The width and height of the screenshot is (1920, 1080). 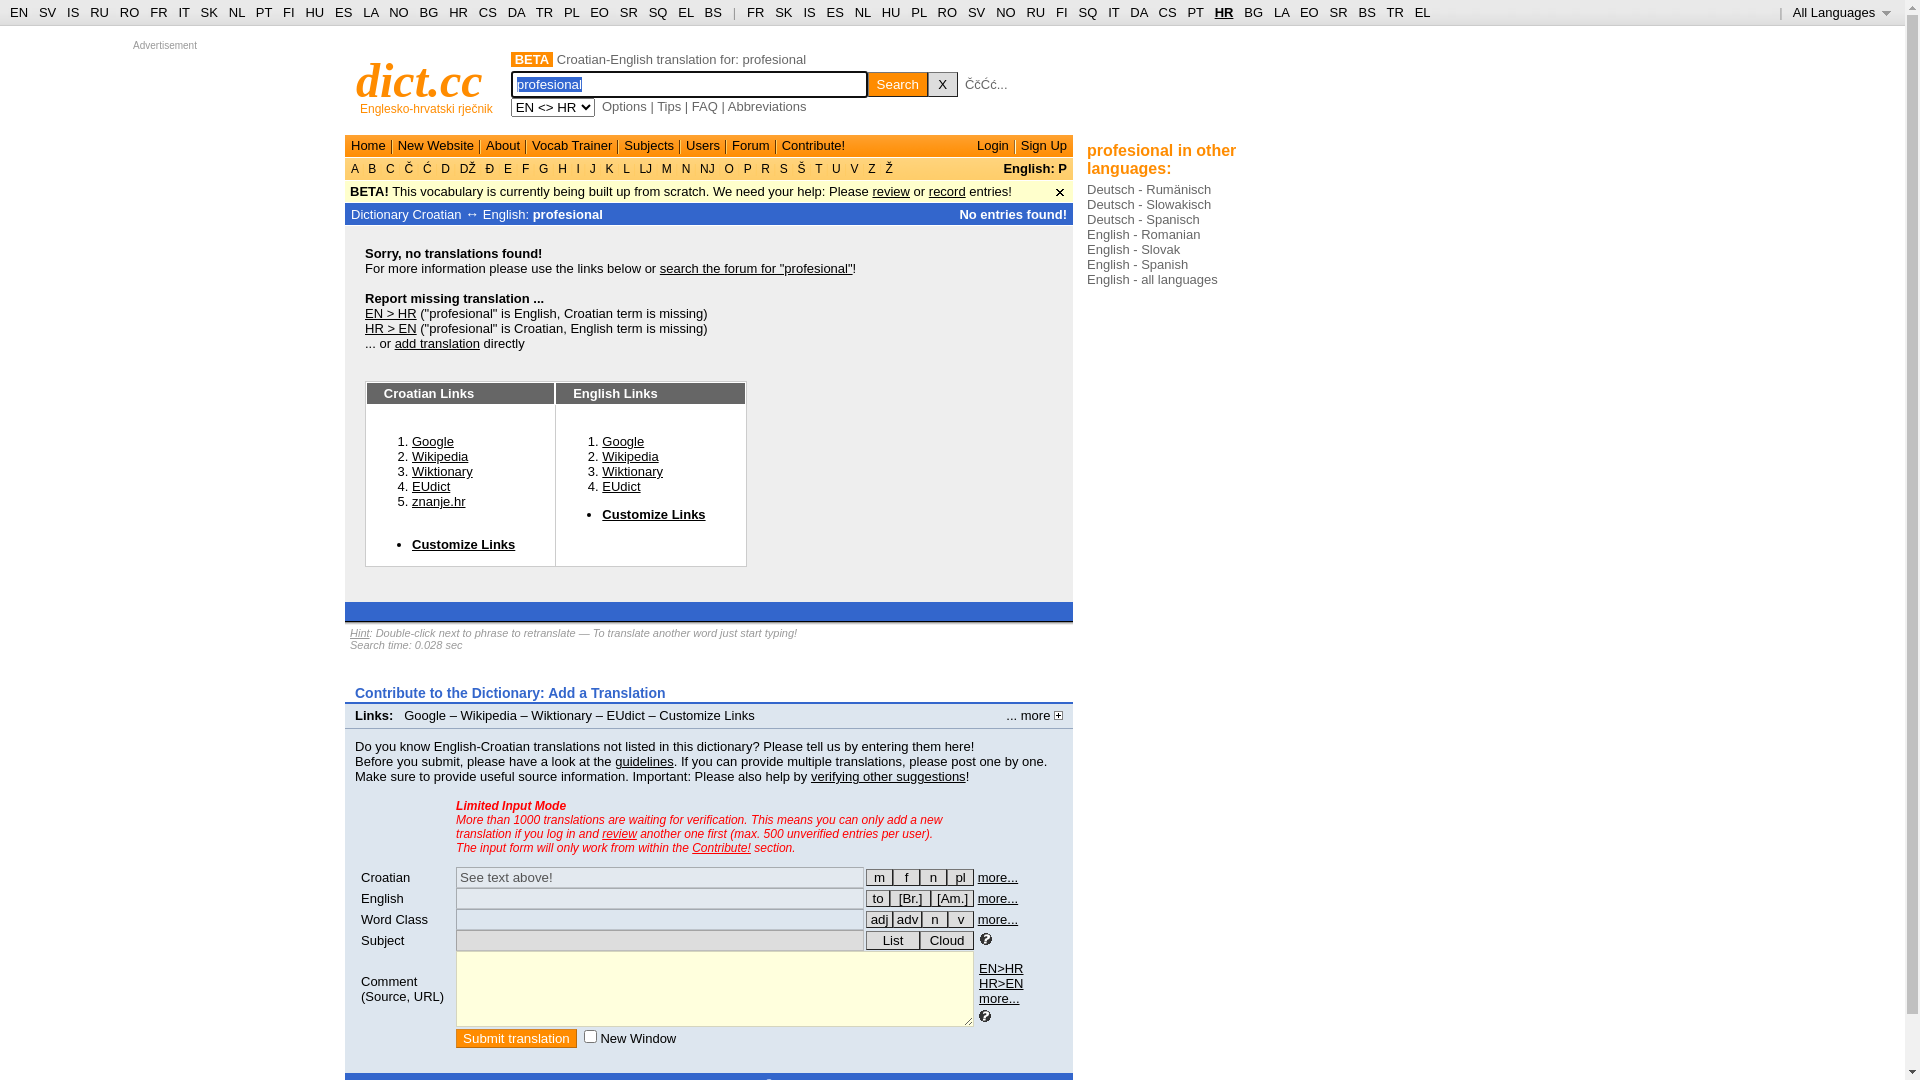 What do you see at coordinates (998, 897) in the screenshot?
I see `'more...'` at bounding box center [998, 897].